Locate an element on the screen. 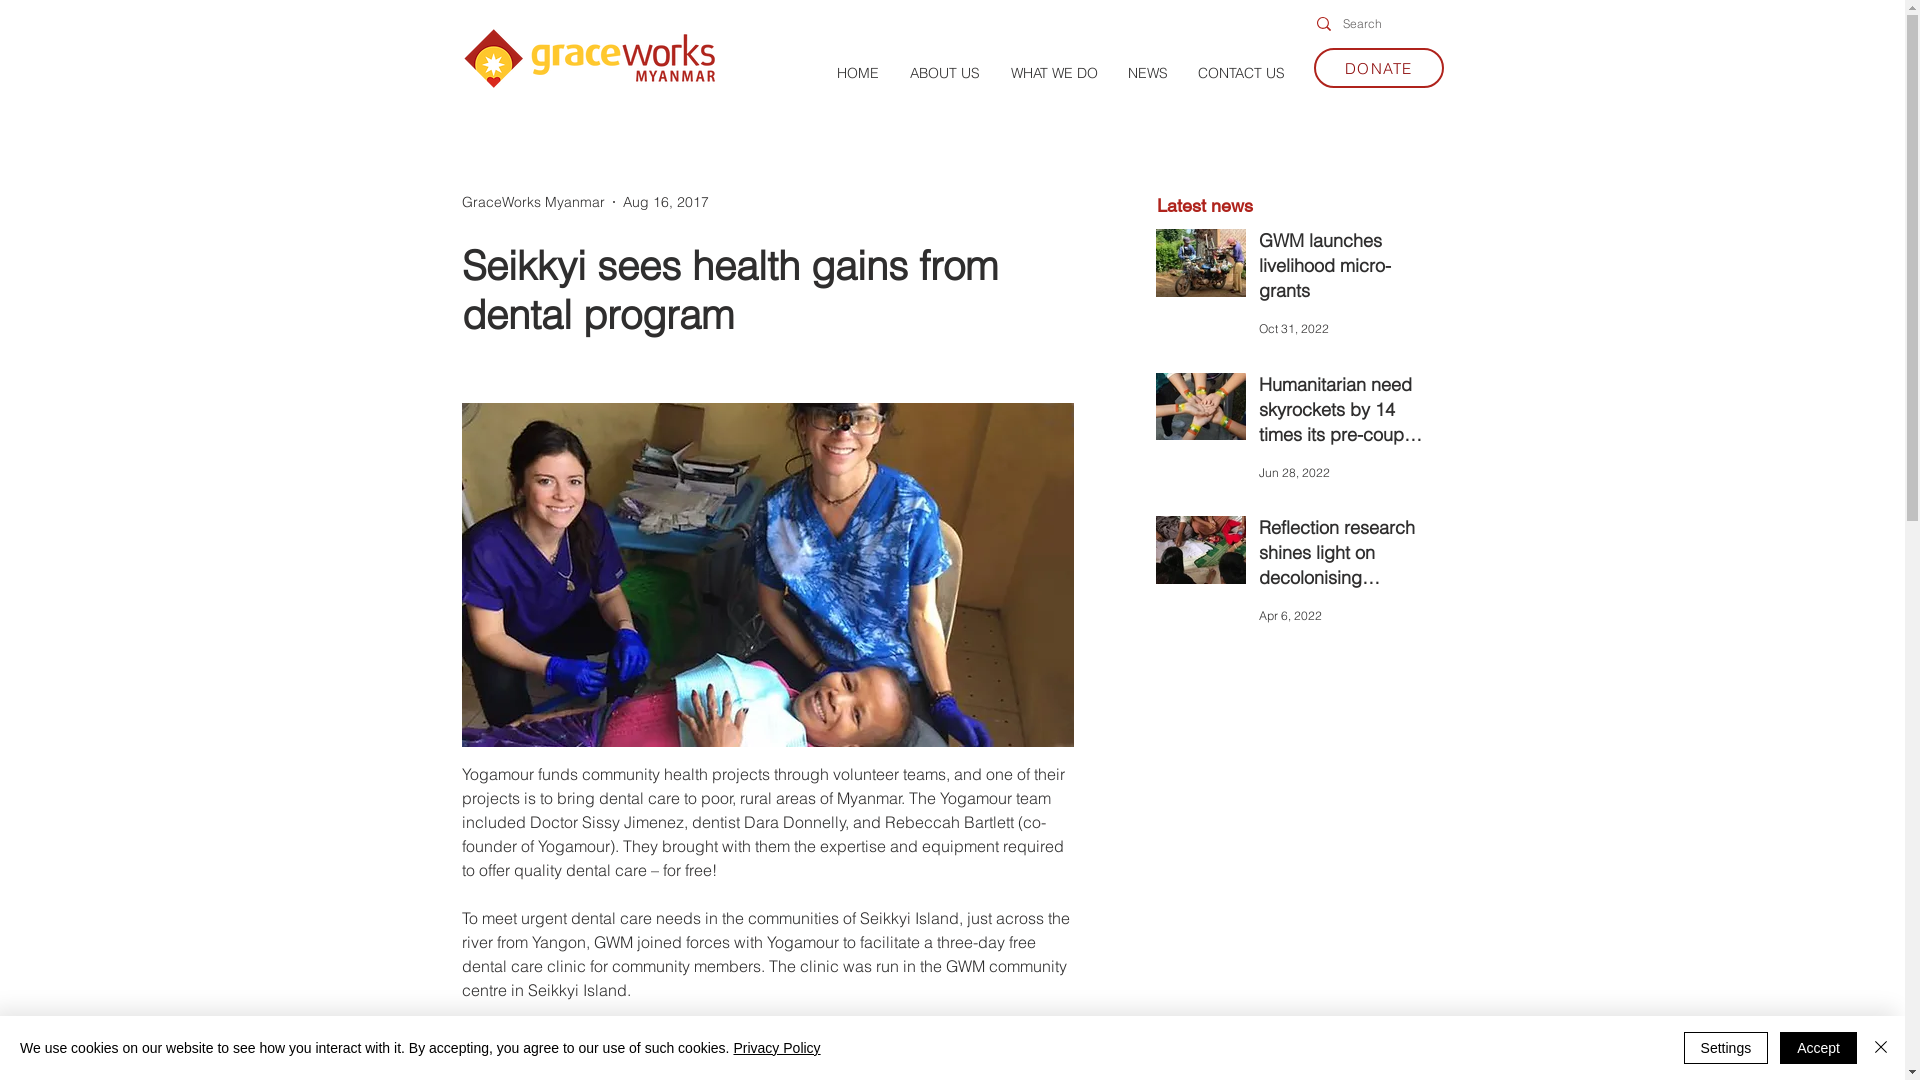 The height and width of the screenshot is (1080, 1920). 'Humanitarian need skyrockets by 14 times its pre-coup levels' is located at coordinates (1344, 412).